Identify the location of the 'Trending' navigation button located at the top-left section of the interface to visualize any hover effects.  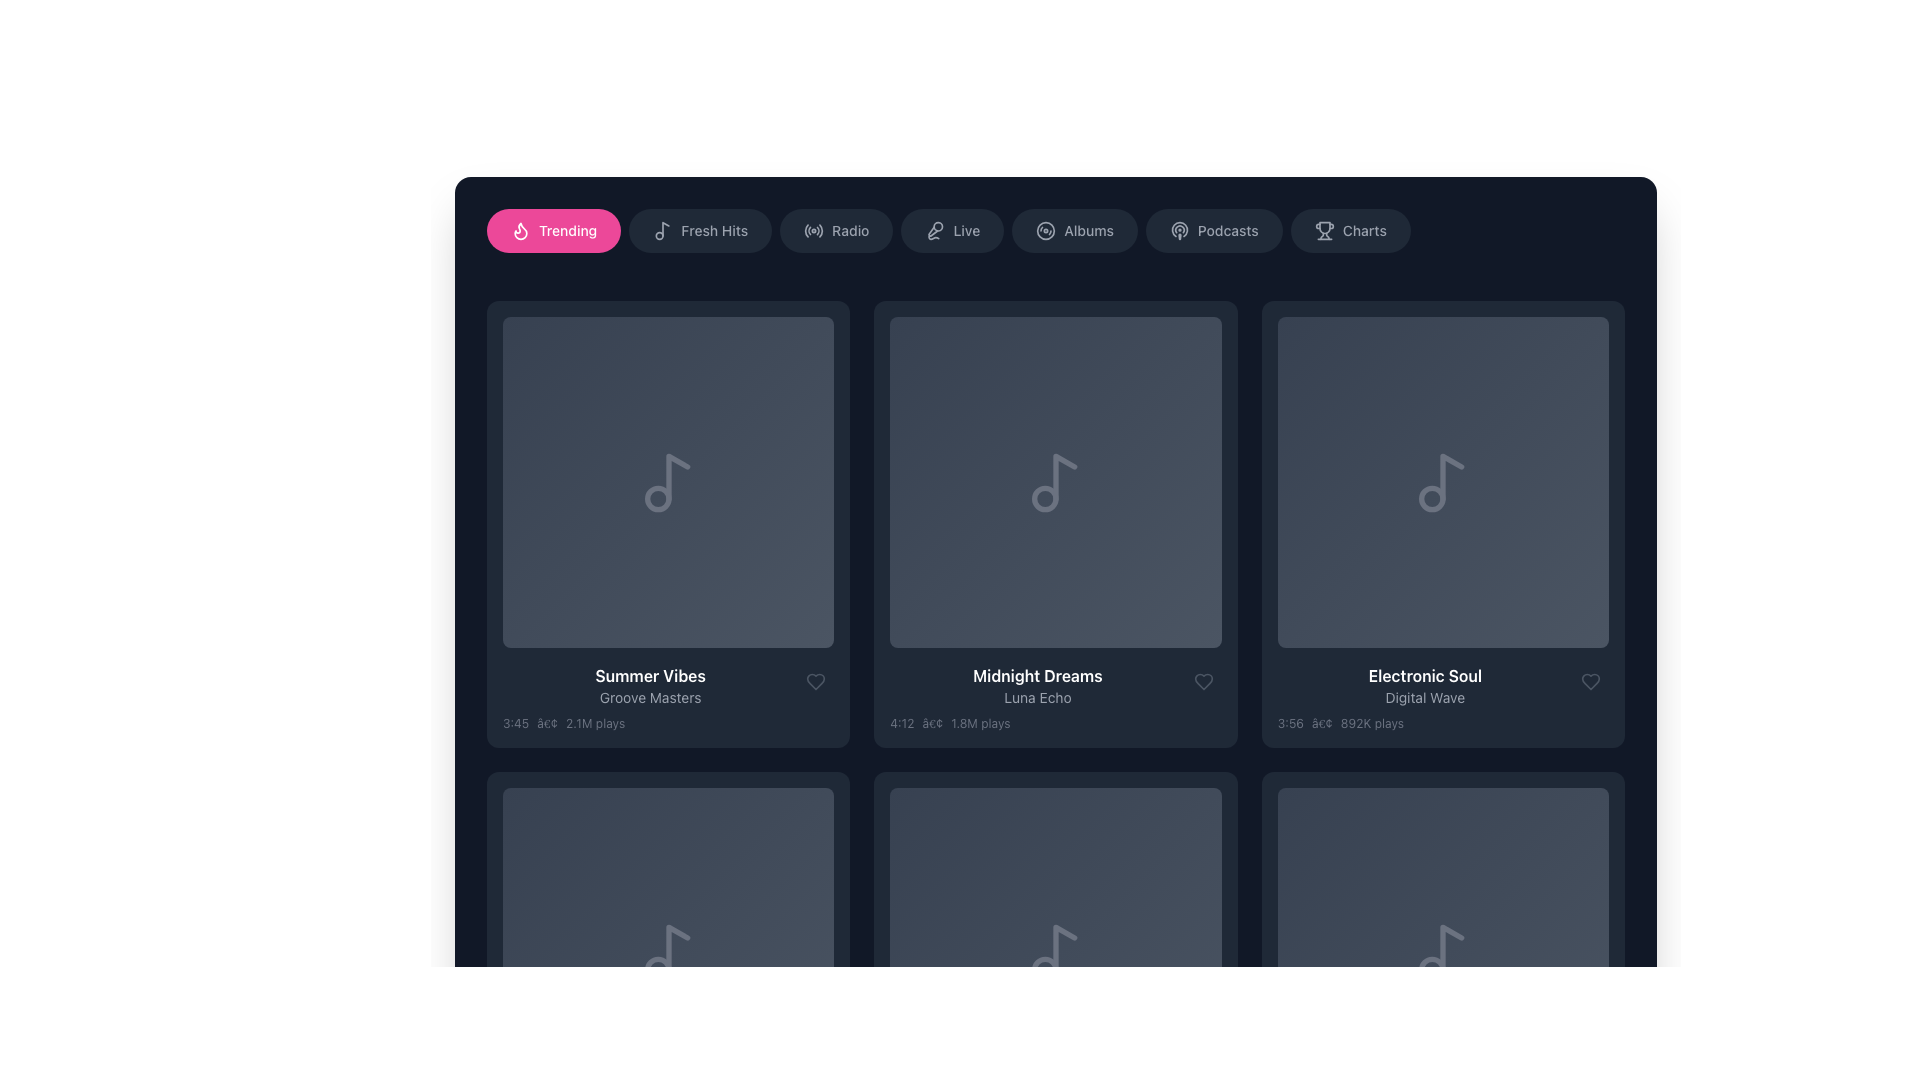
(554, 230).